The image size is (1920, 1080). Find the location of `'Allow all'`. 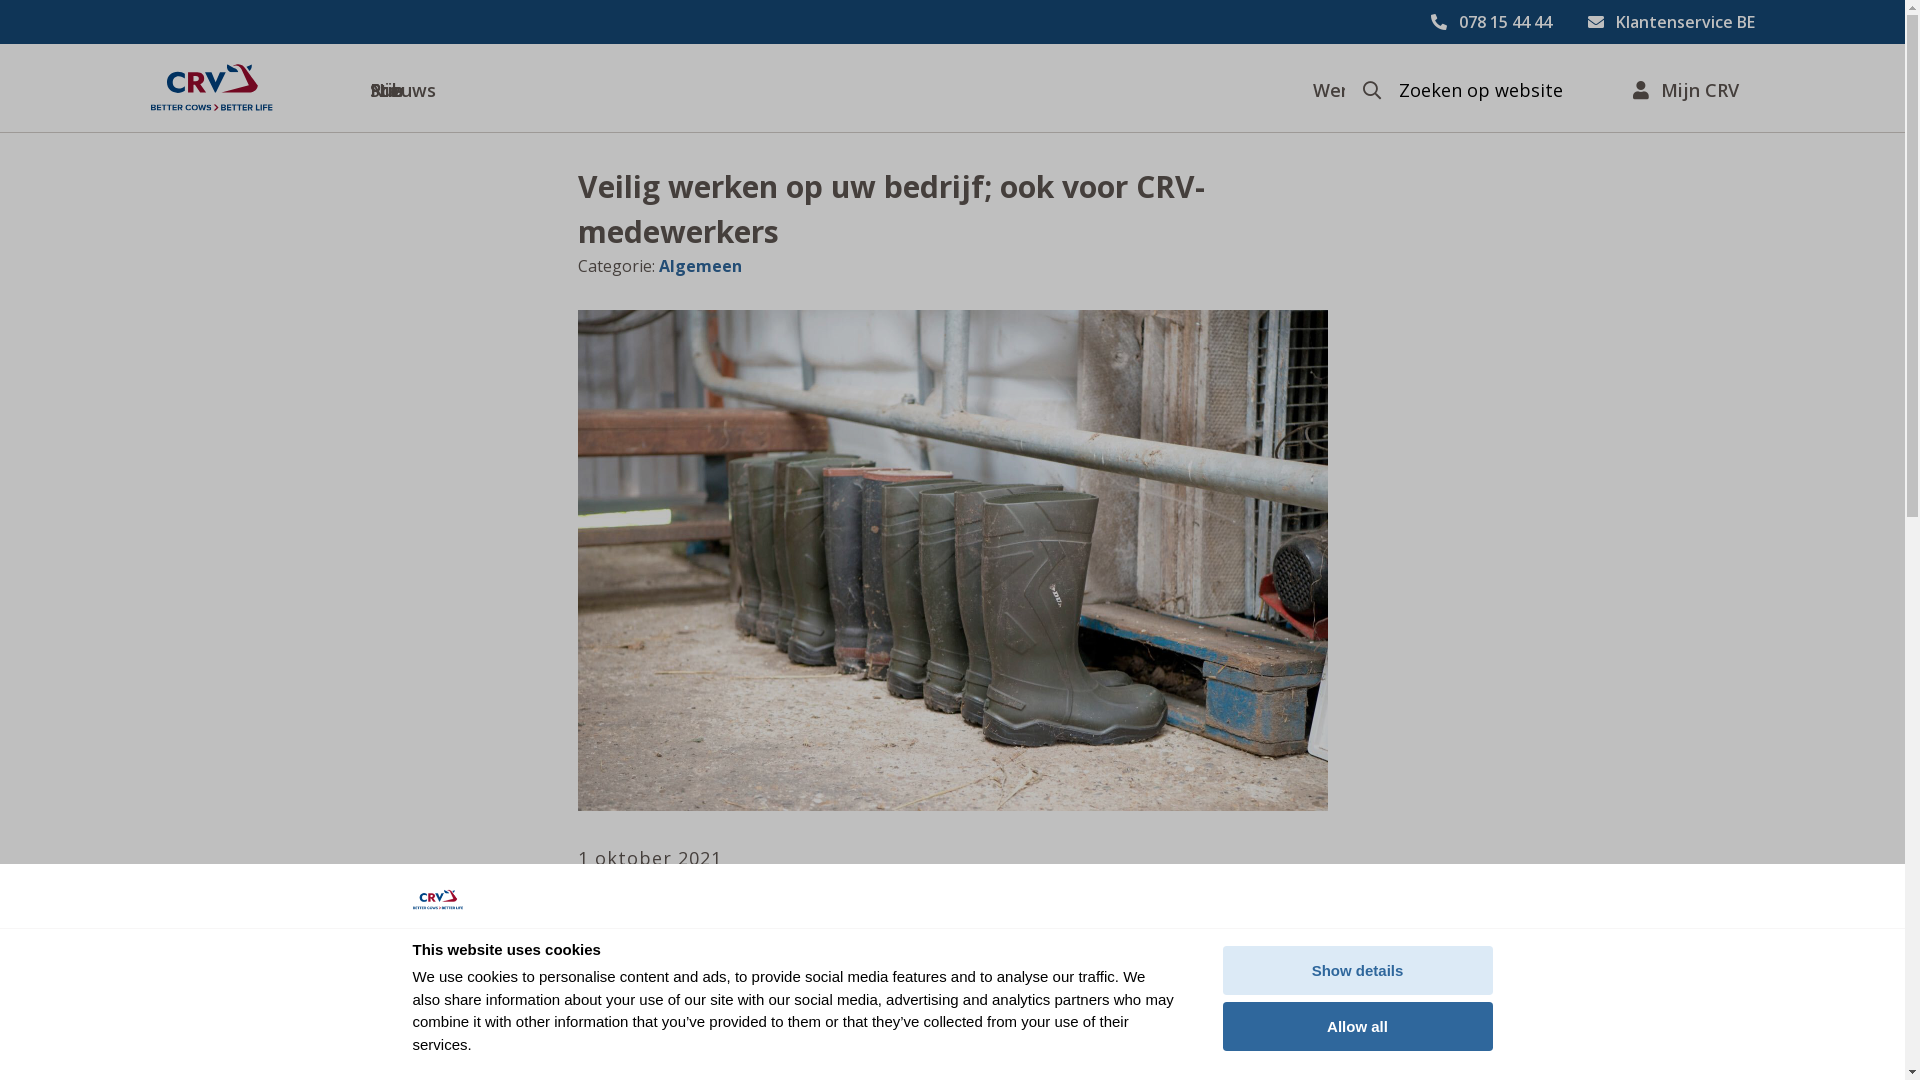

'Allow all' is located at coordinates (1357, 1026).